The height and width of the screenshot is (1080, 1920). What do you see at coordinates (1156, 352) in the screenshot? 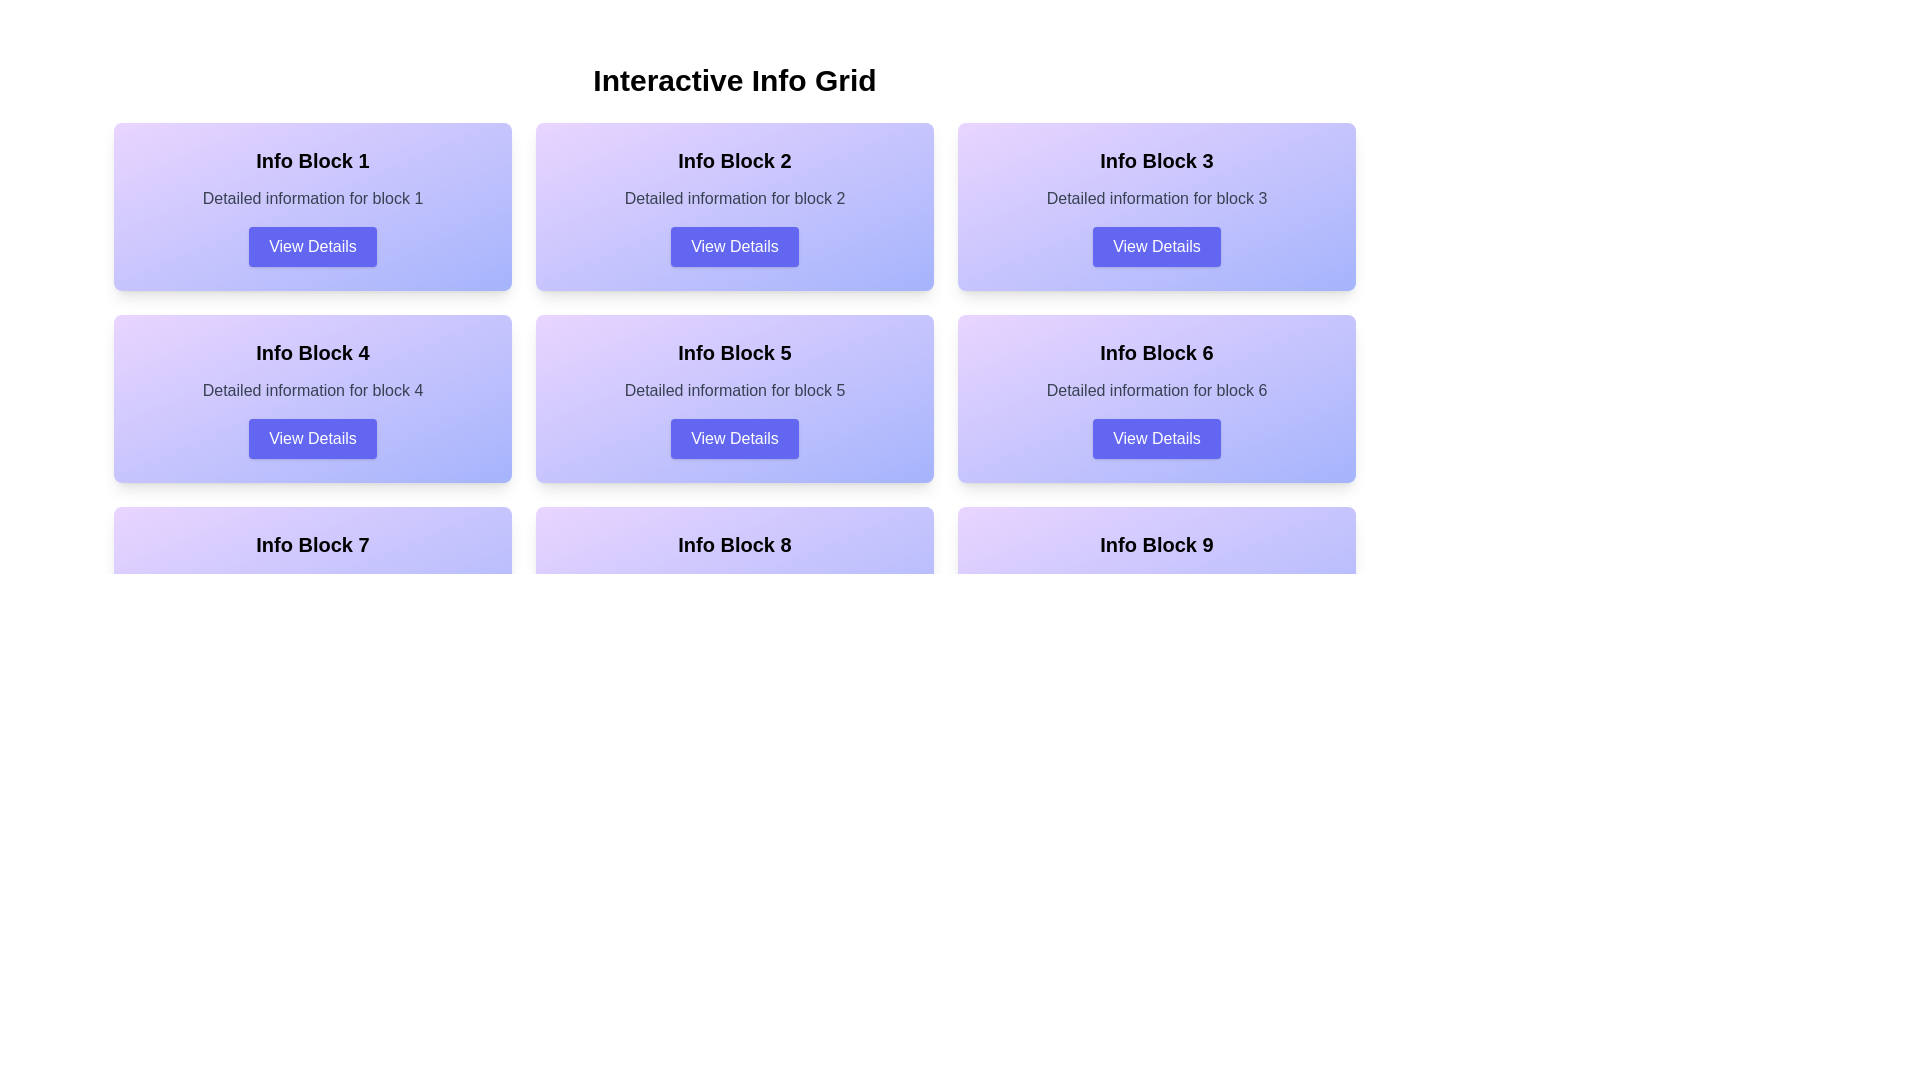
I see `the title heading text element located at the top-center of the info block card, which identifies the card's content above 'Detailed information for block 6' and the 'View Details' button` at bounding box center [1156, 352].